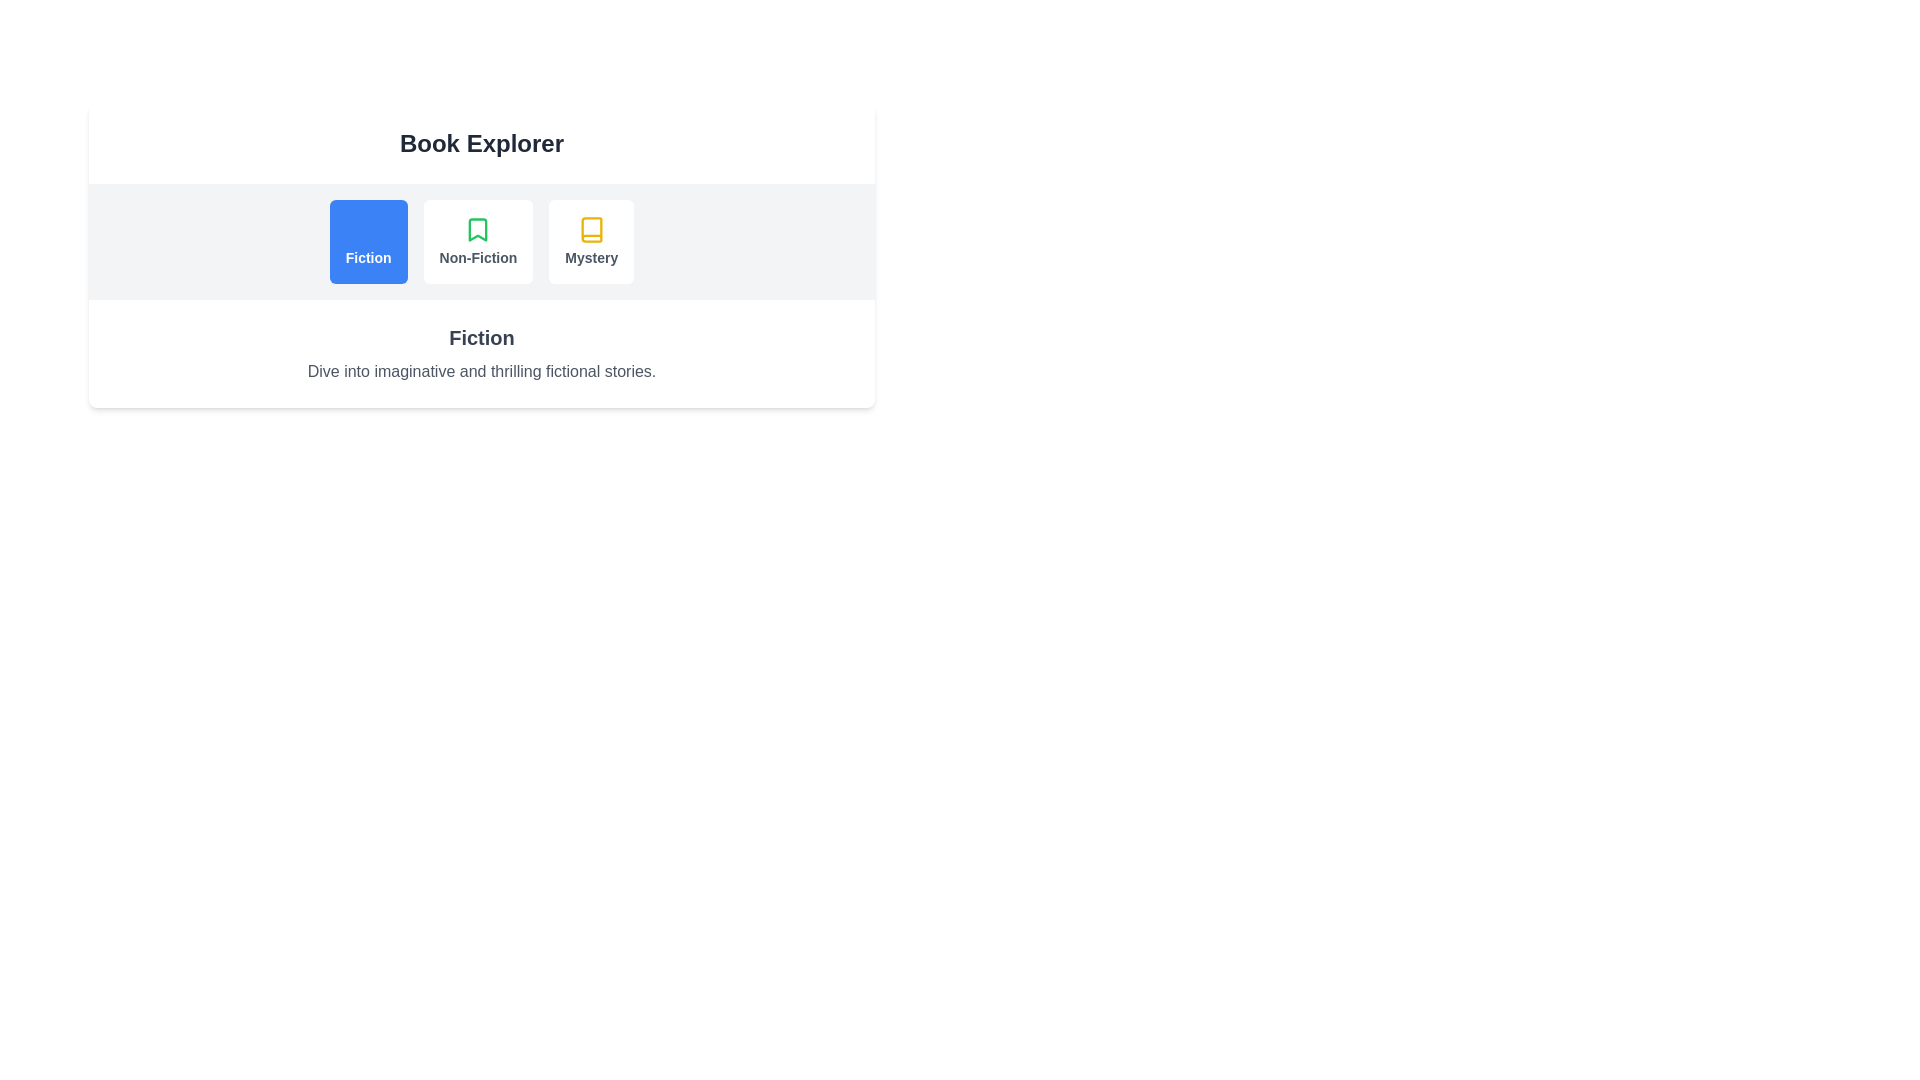  I want to click on the tab labeled Mystery to activate it, so click(590, 241).